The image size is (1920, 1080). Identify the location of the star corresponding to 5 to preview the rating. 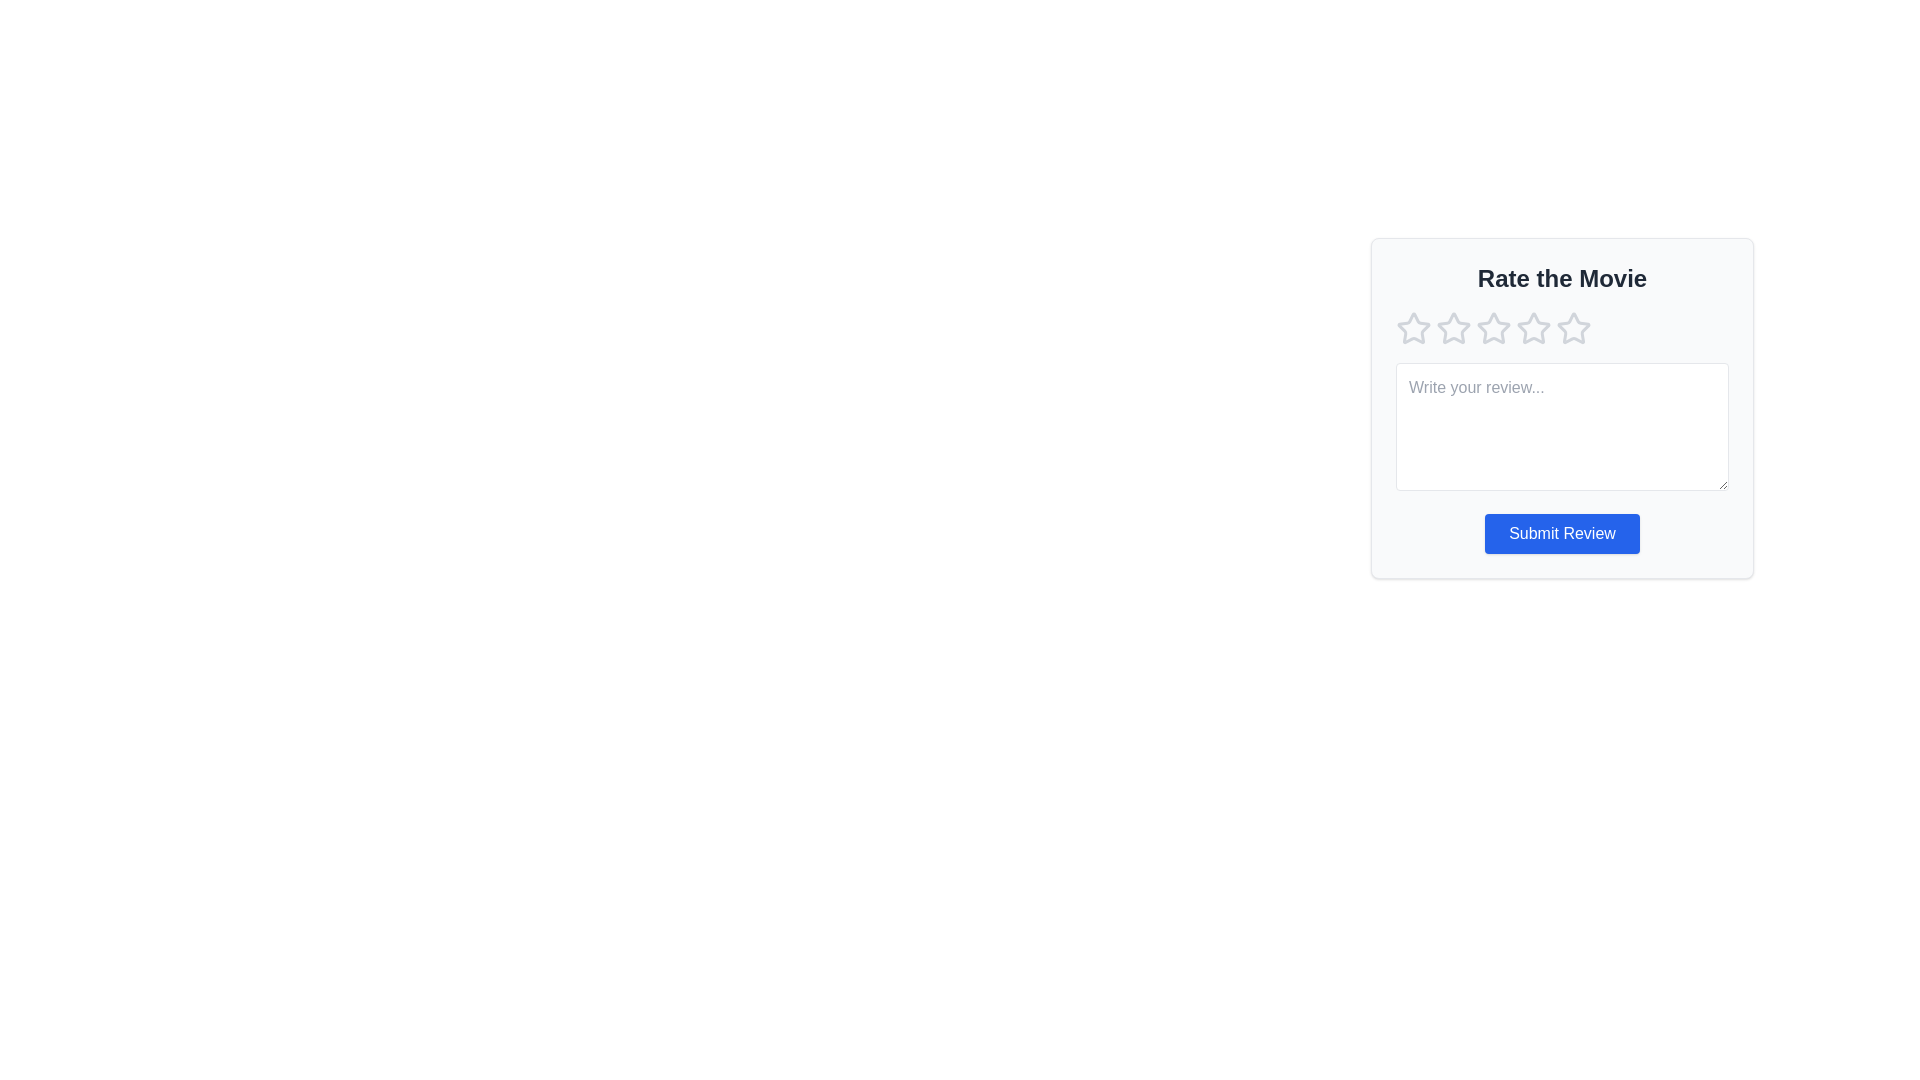
(1573, 327).